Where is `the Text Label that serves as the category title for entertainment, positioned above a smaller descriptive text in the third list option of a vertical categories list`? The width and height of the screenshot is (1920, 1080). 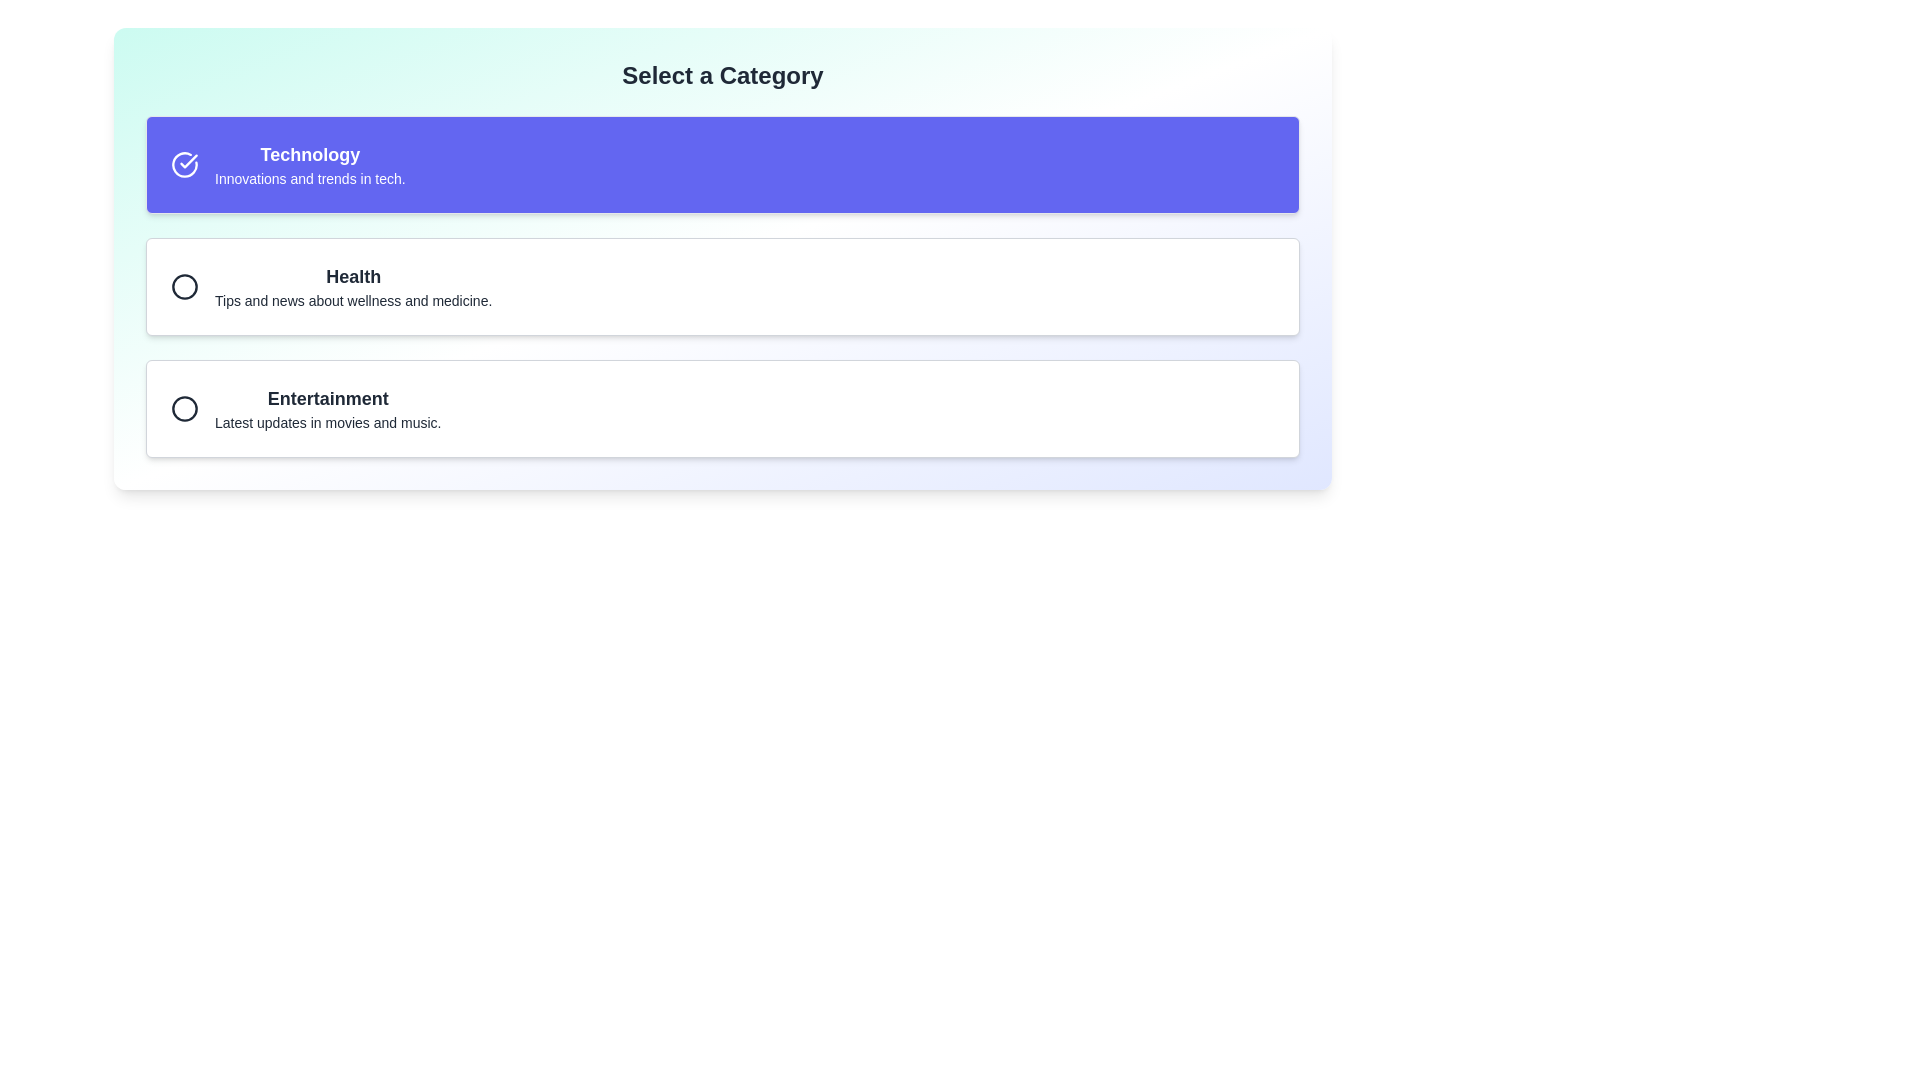
the Text Label that serves as the category title for entertainment, positioned above a smaller descriptive text in the third list option of a vertical categories list is located at coordinates (328, 398).